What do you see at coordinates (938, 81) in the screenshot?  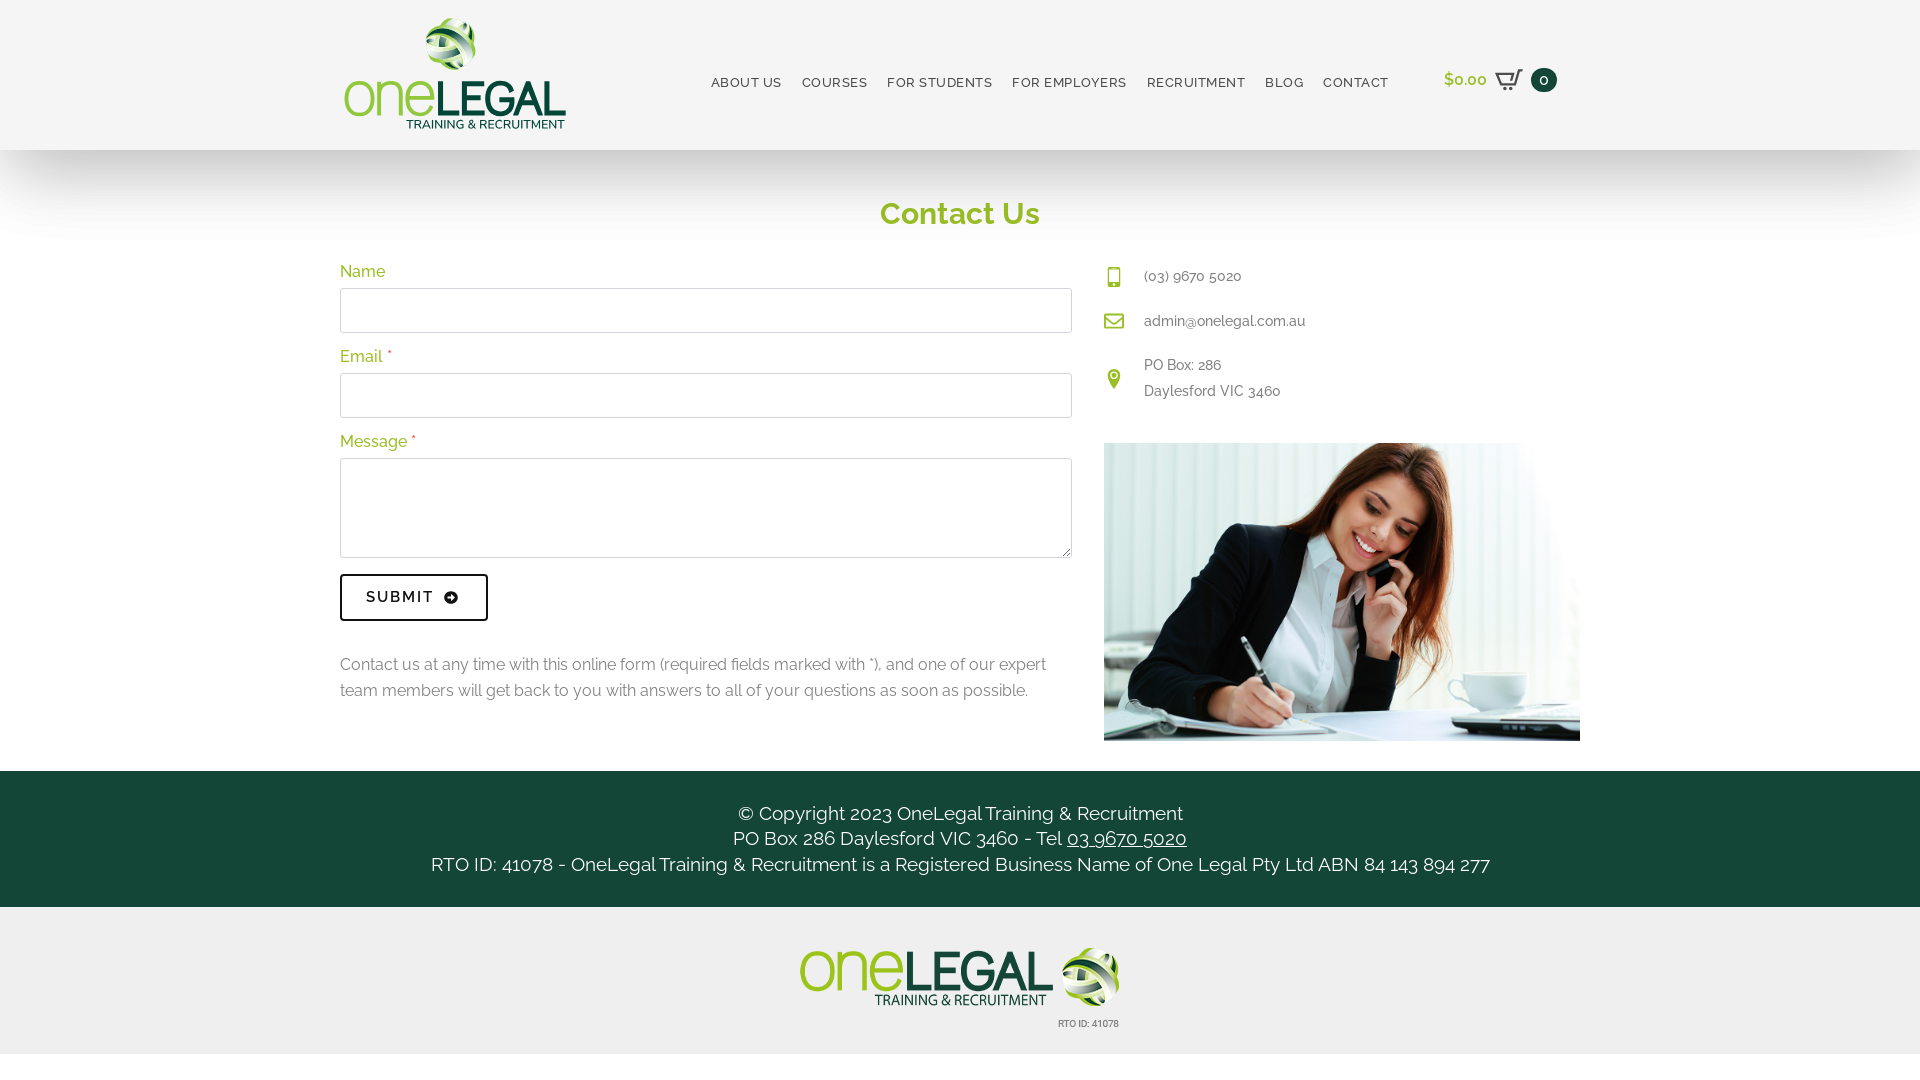 I see `'FOR STUDENTS'` at bounding box center [938, 81].